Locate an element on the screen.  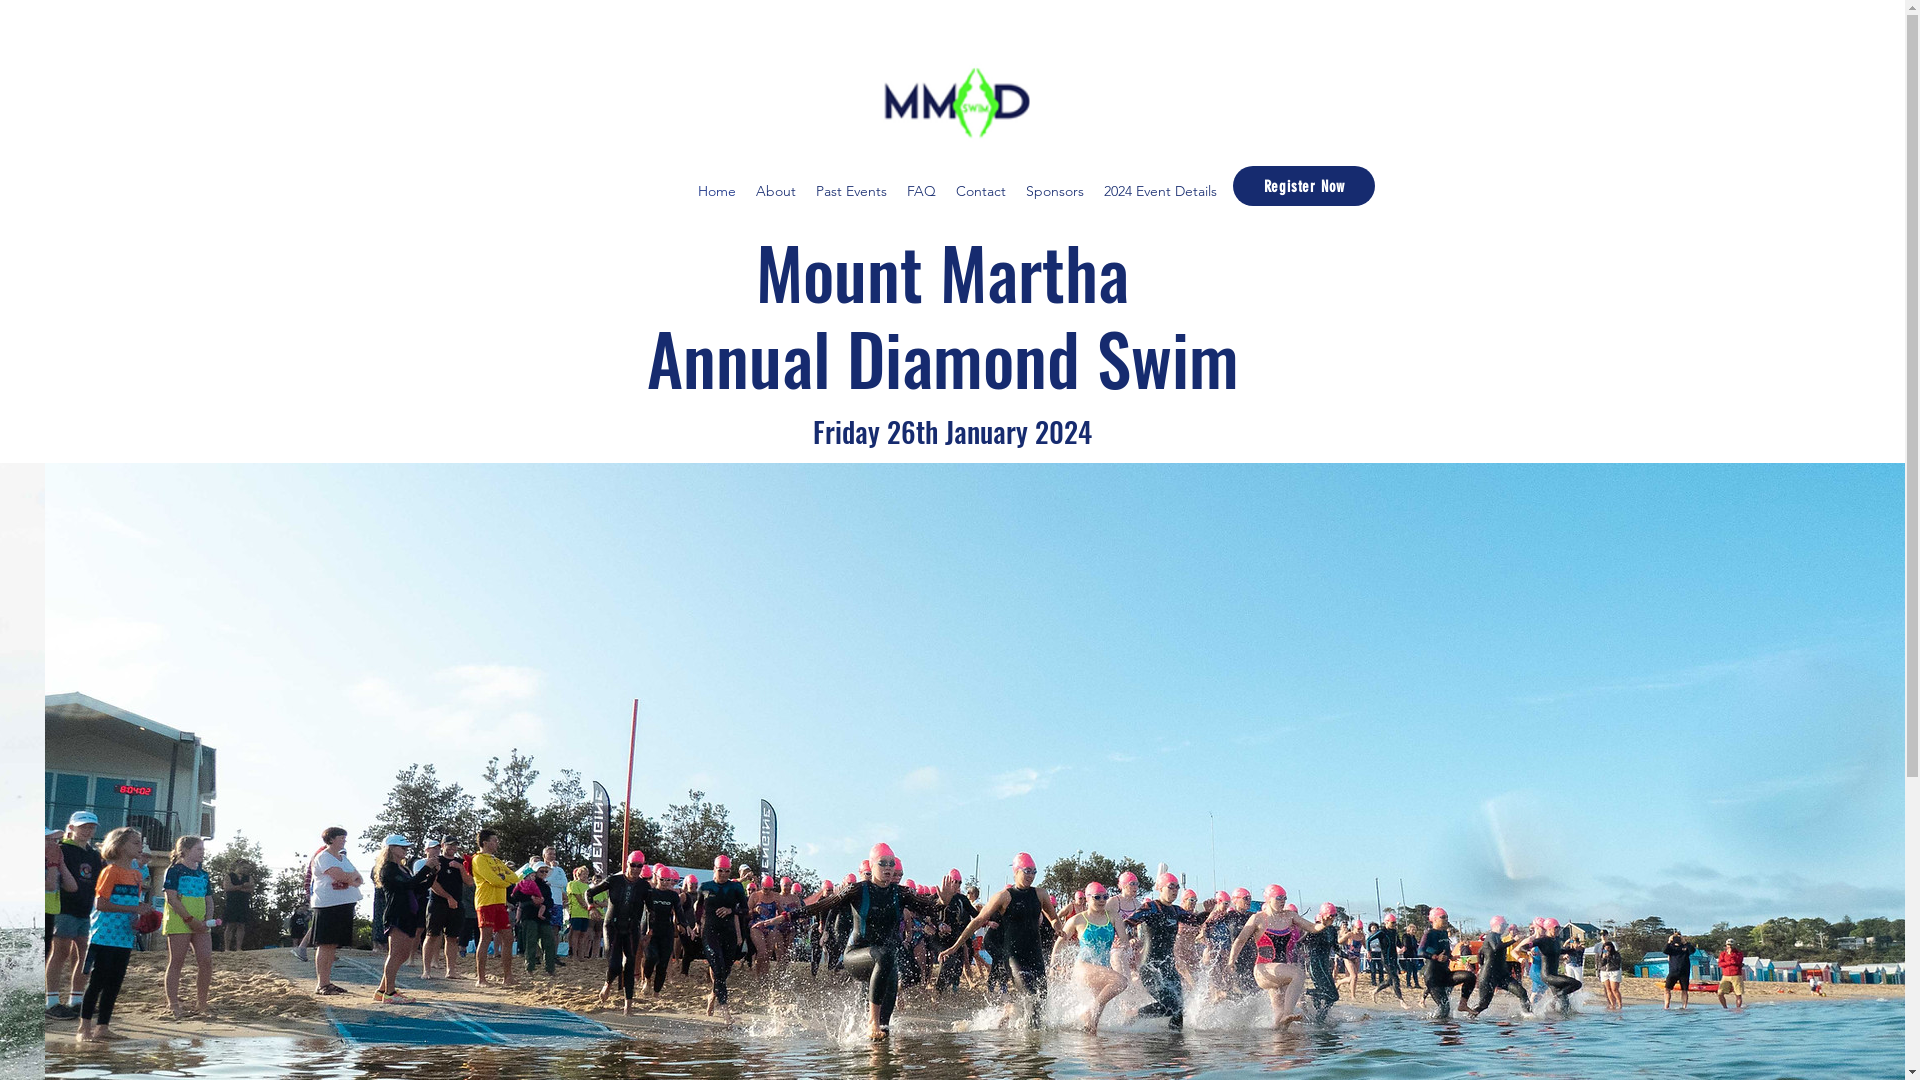
'Past Events' is located at coordinates (851, 191).